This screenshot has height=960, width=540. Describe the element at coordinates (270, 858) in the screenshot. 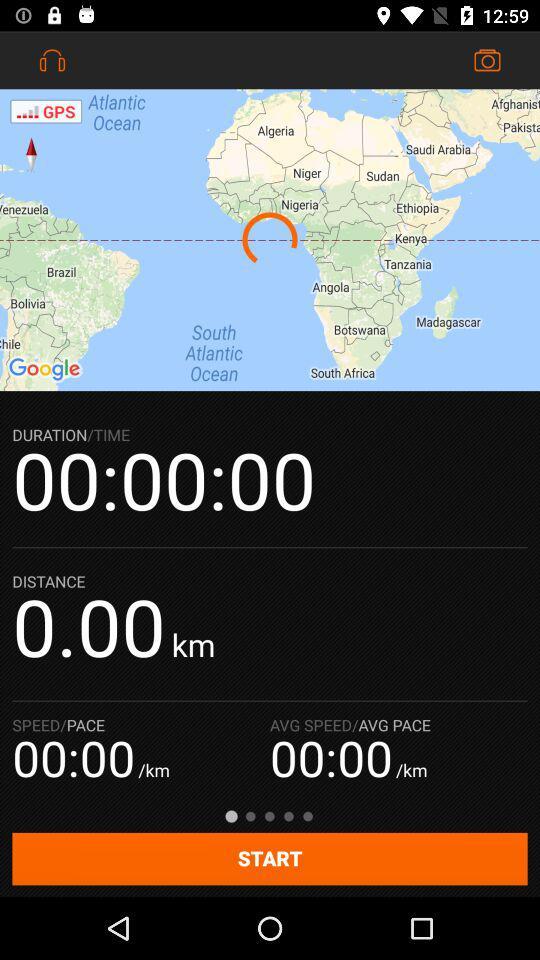

I see `start item` at that location.